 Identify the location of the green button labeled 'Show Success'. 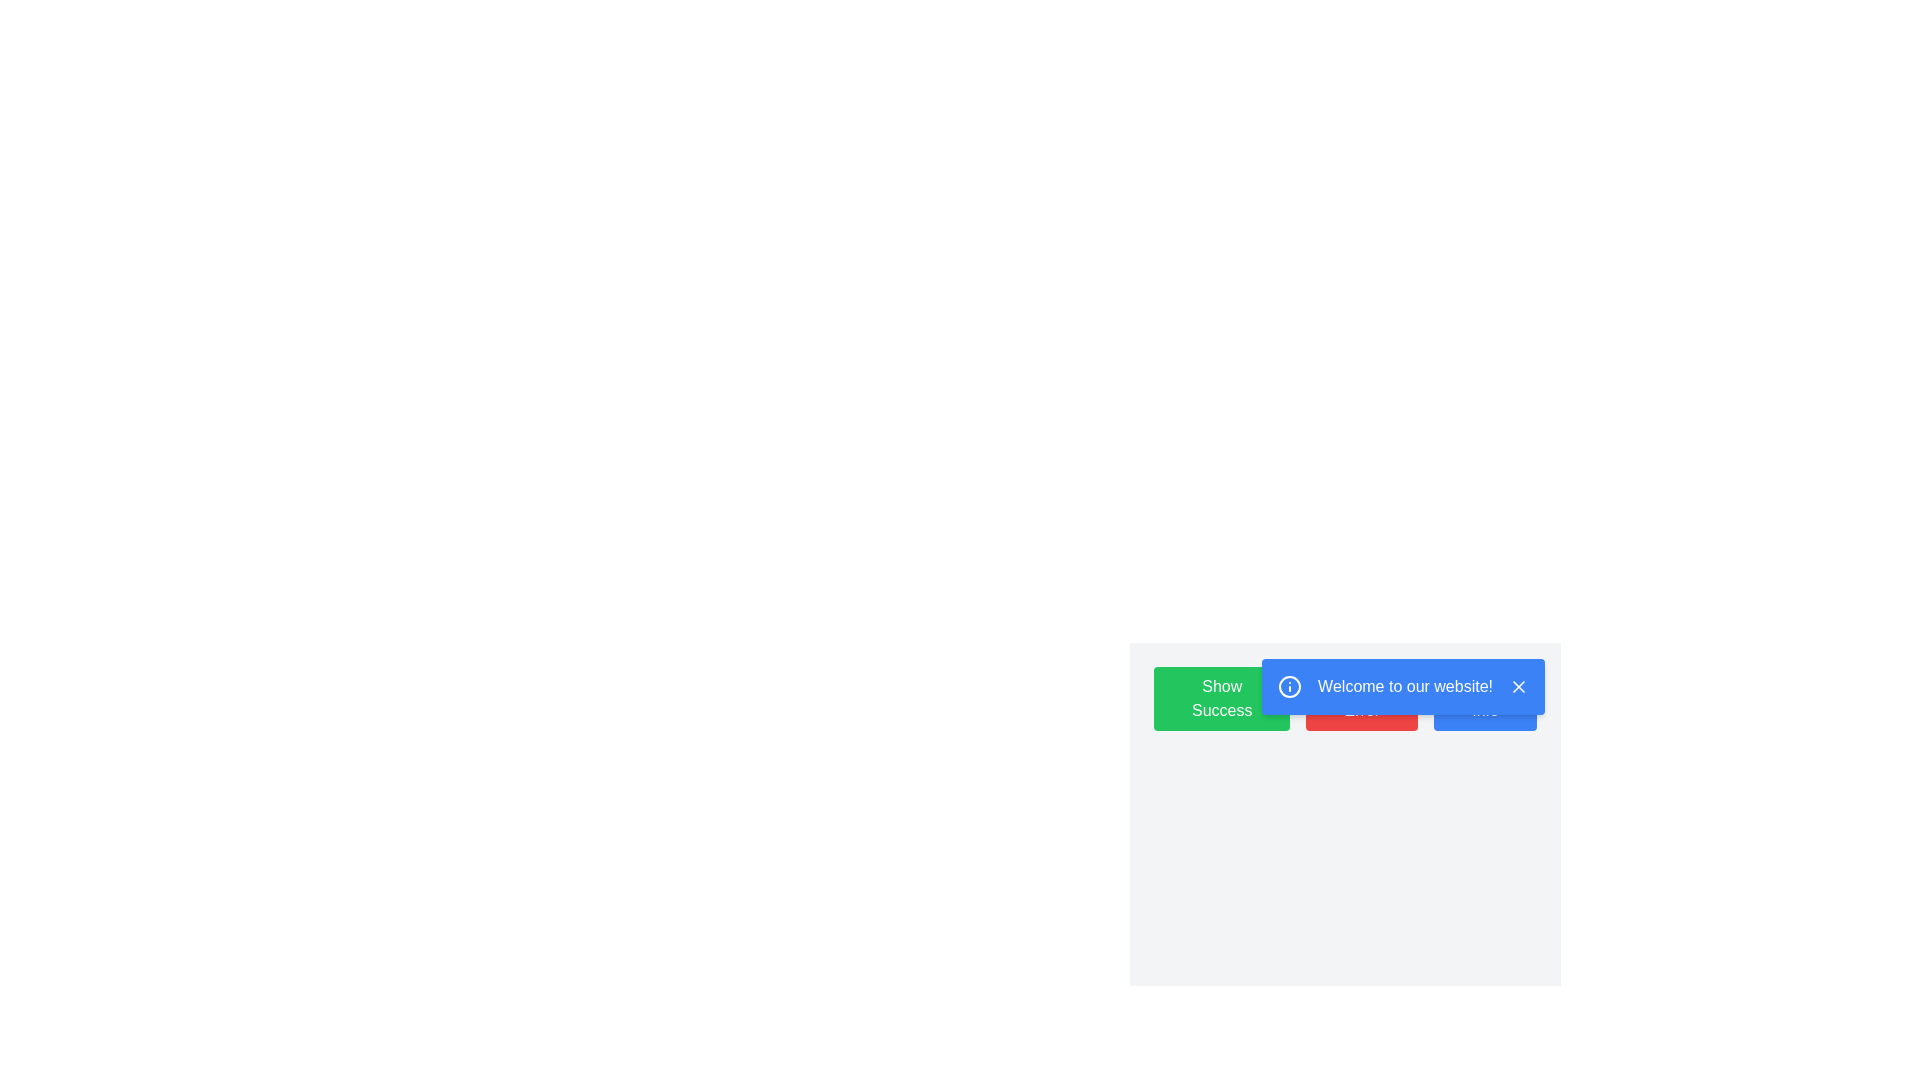
(1221, 697).